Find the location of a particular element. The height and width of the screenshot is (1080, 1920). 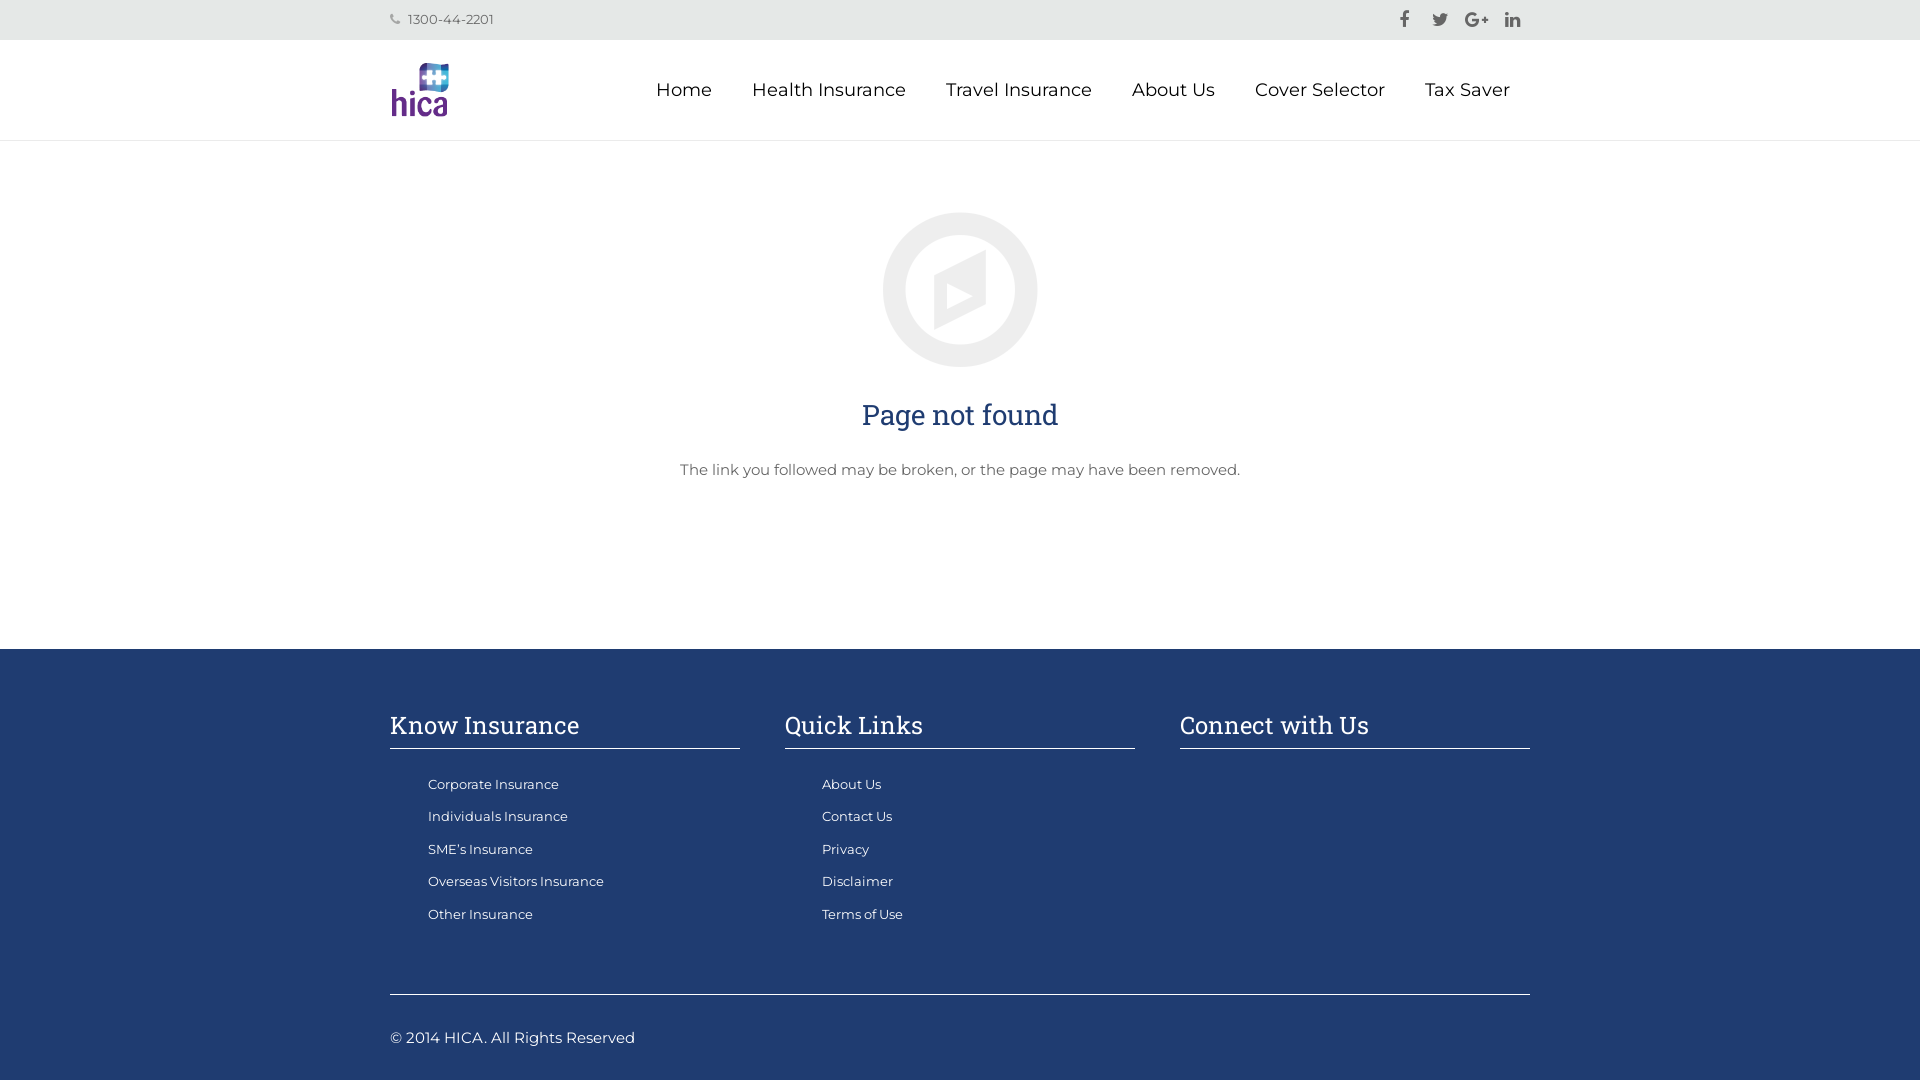

'Overseas Visitors Insurance' is located at coordinates (426, 879).